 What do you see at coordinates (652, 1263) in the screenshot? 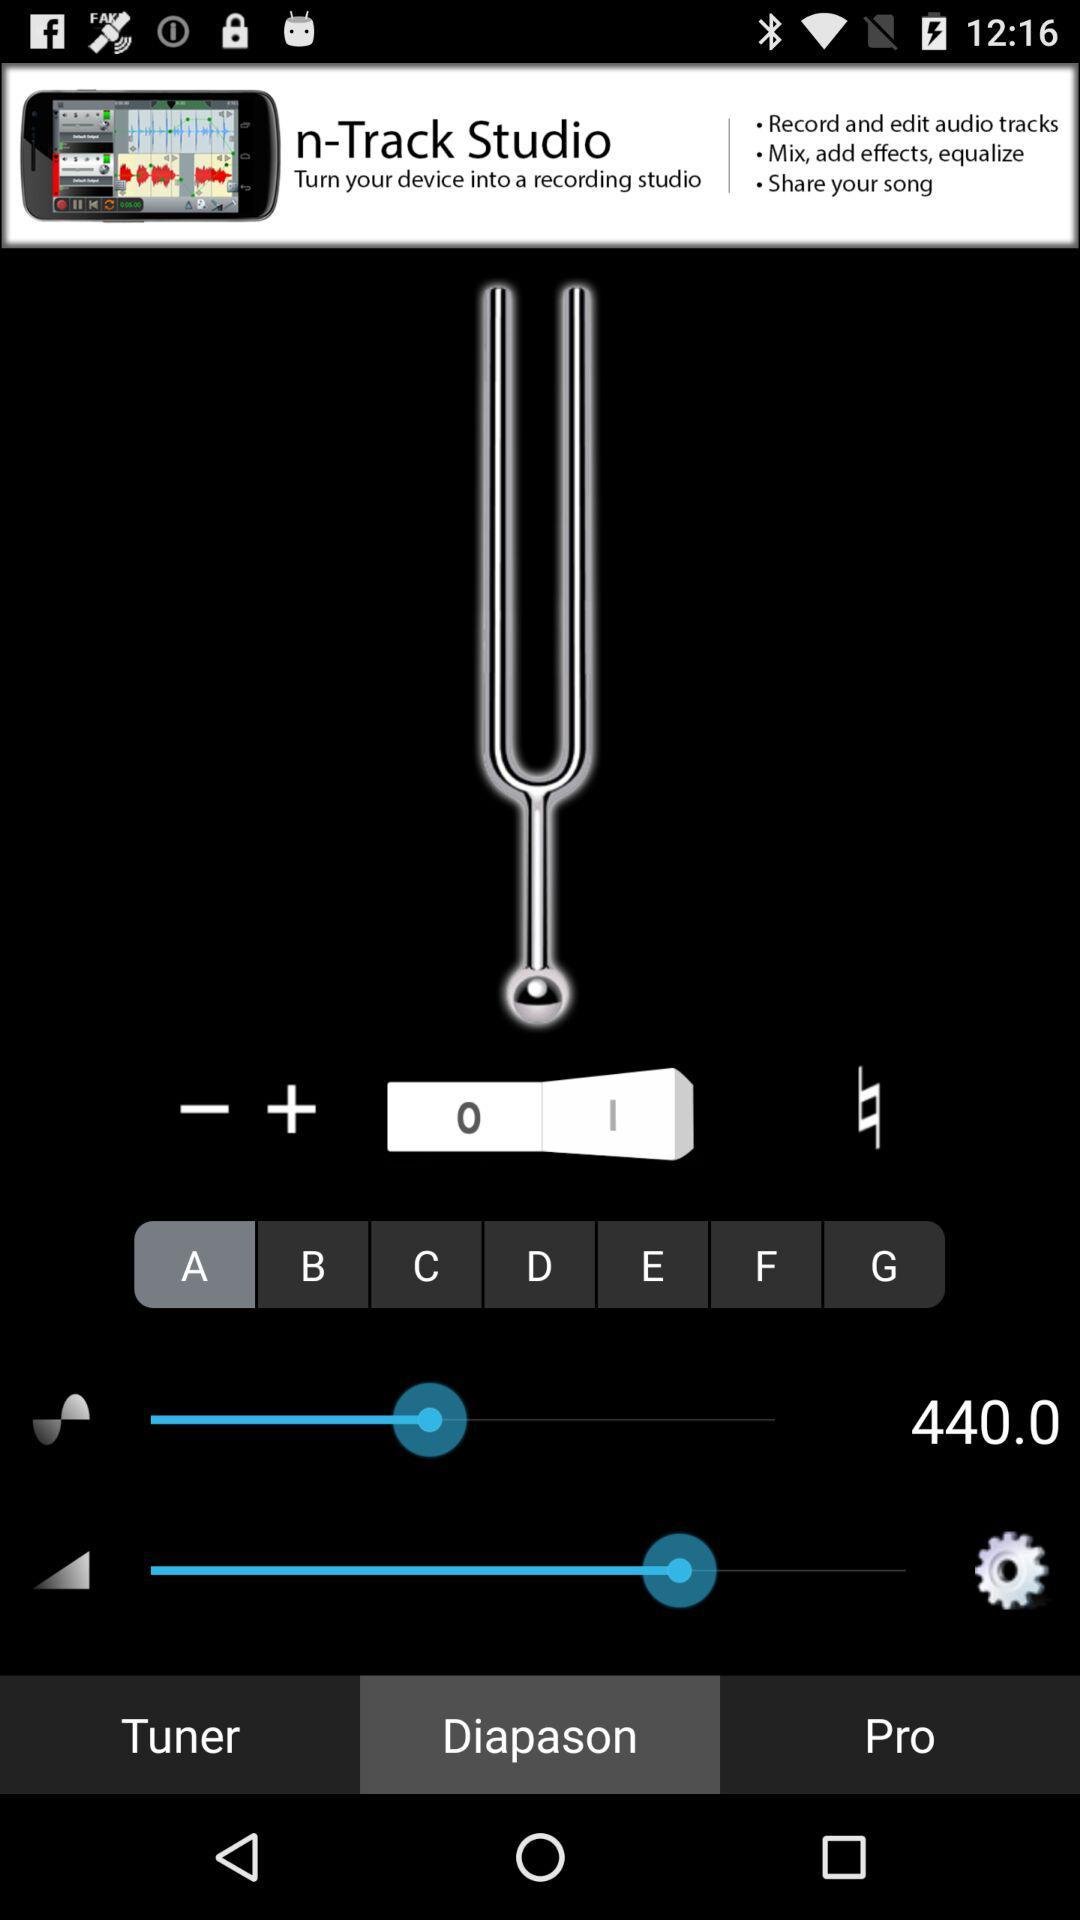
I see `the e icon` at bounding box center [652, 1263].